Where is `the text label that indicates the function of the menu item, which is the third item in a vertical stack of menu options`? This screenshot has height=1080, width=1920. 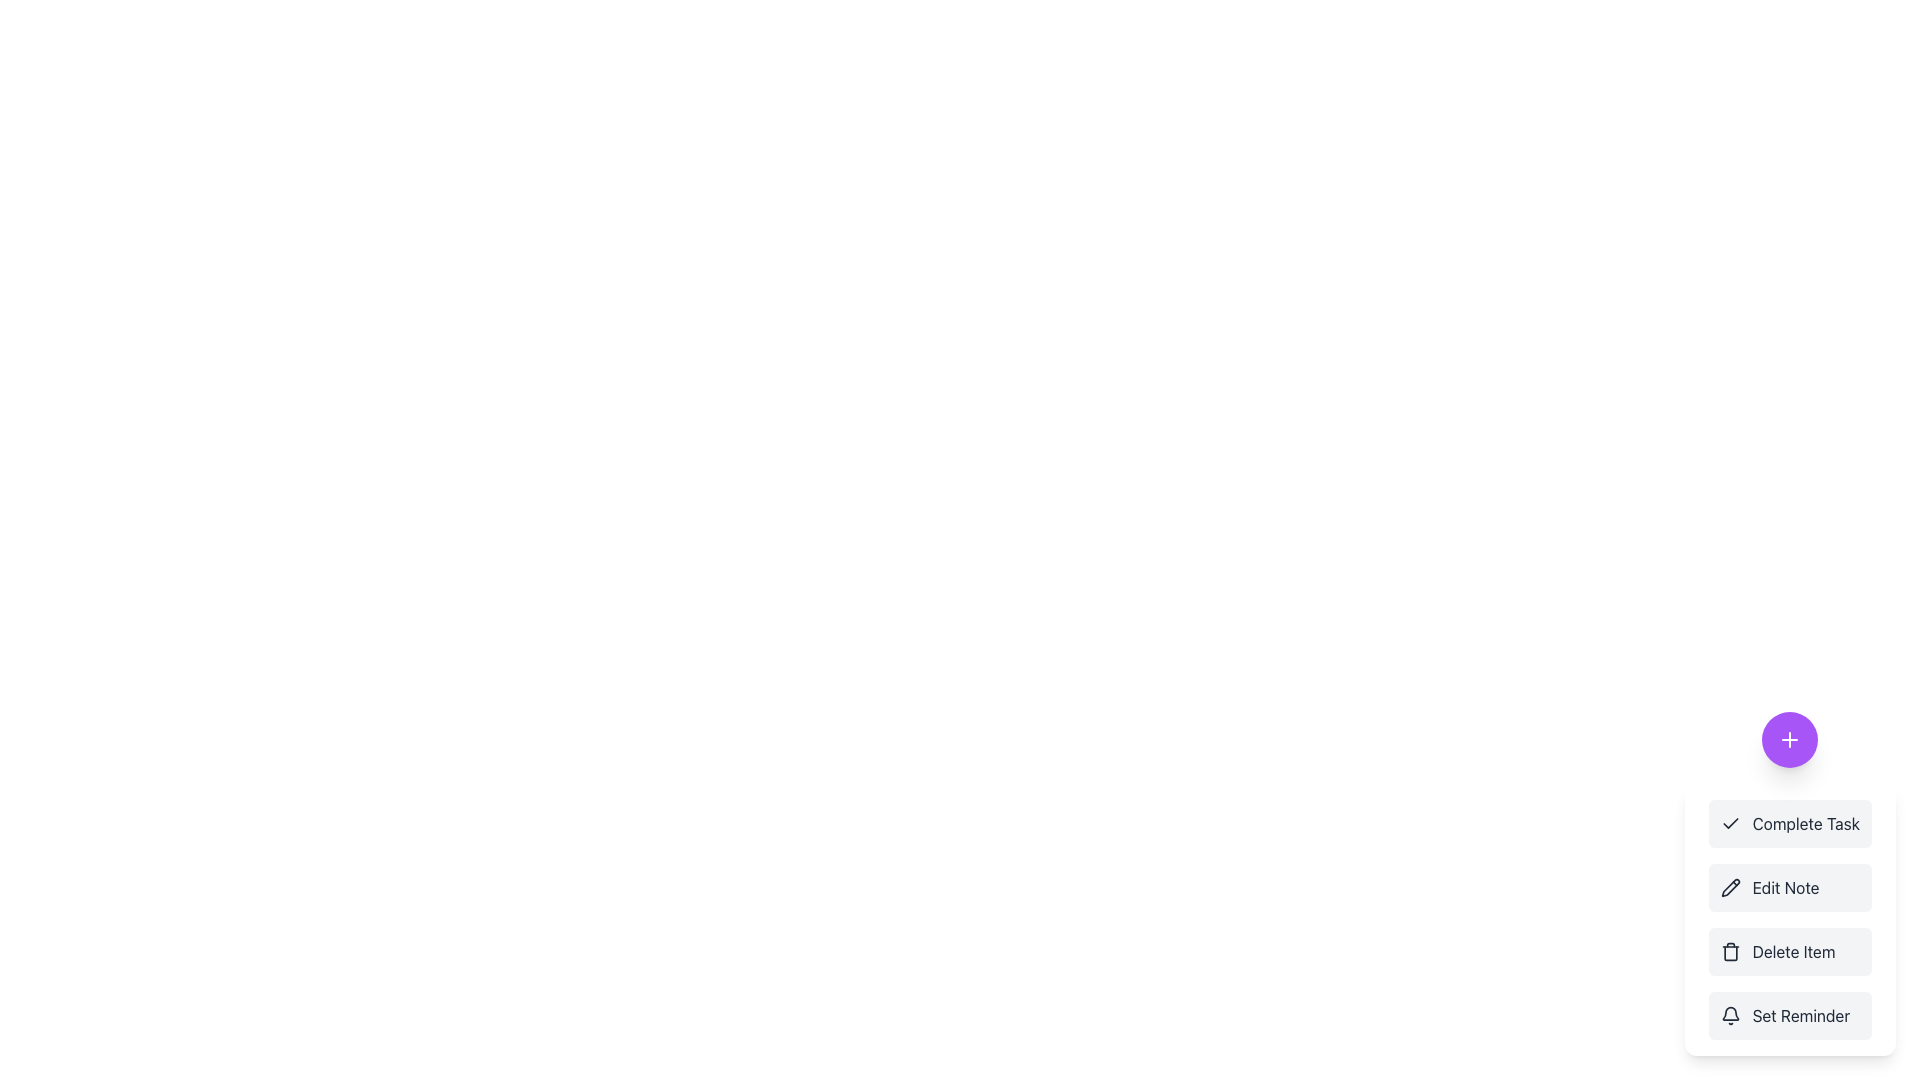 the text label that indicates the function of the menu item, which is the third item in a vertical stack of menu options is located at coordinates (1794, 951).